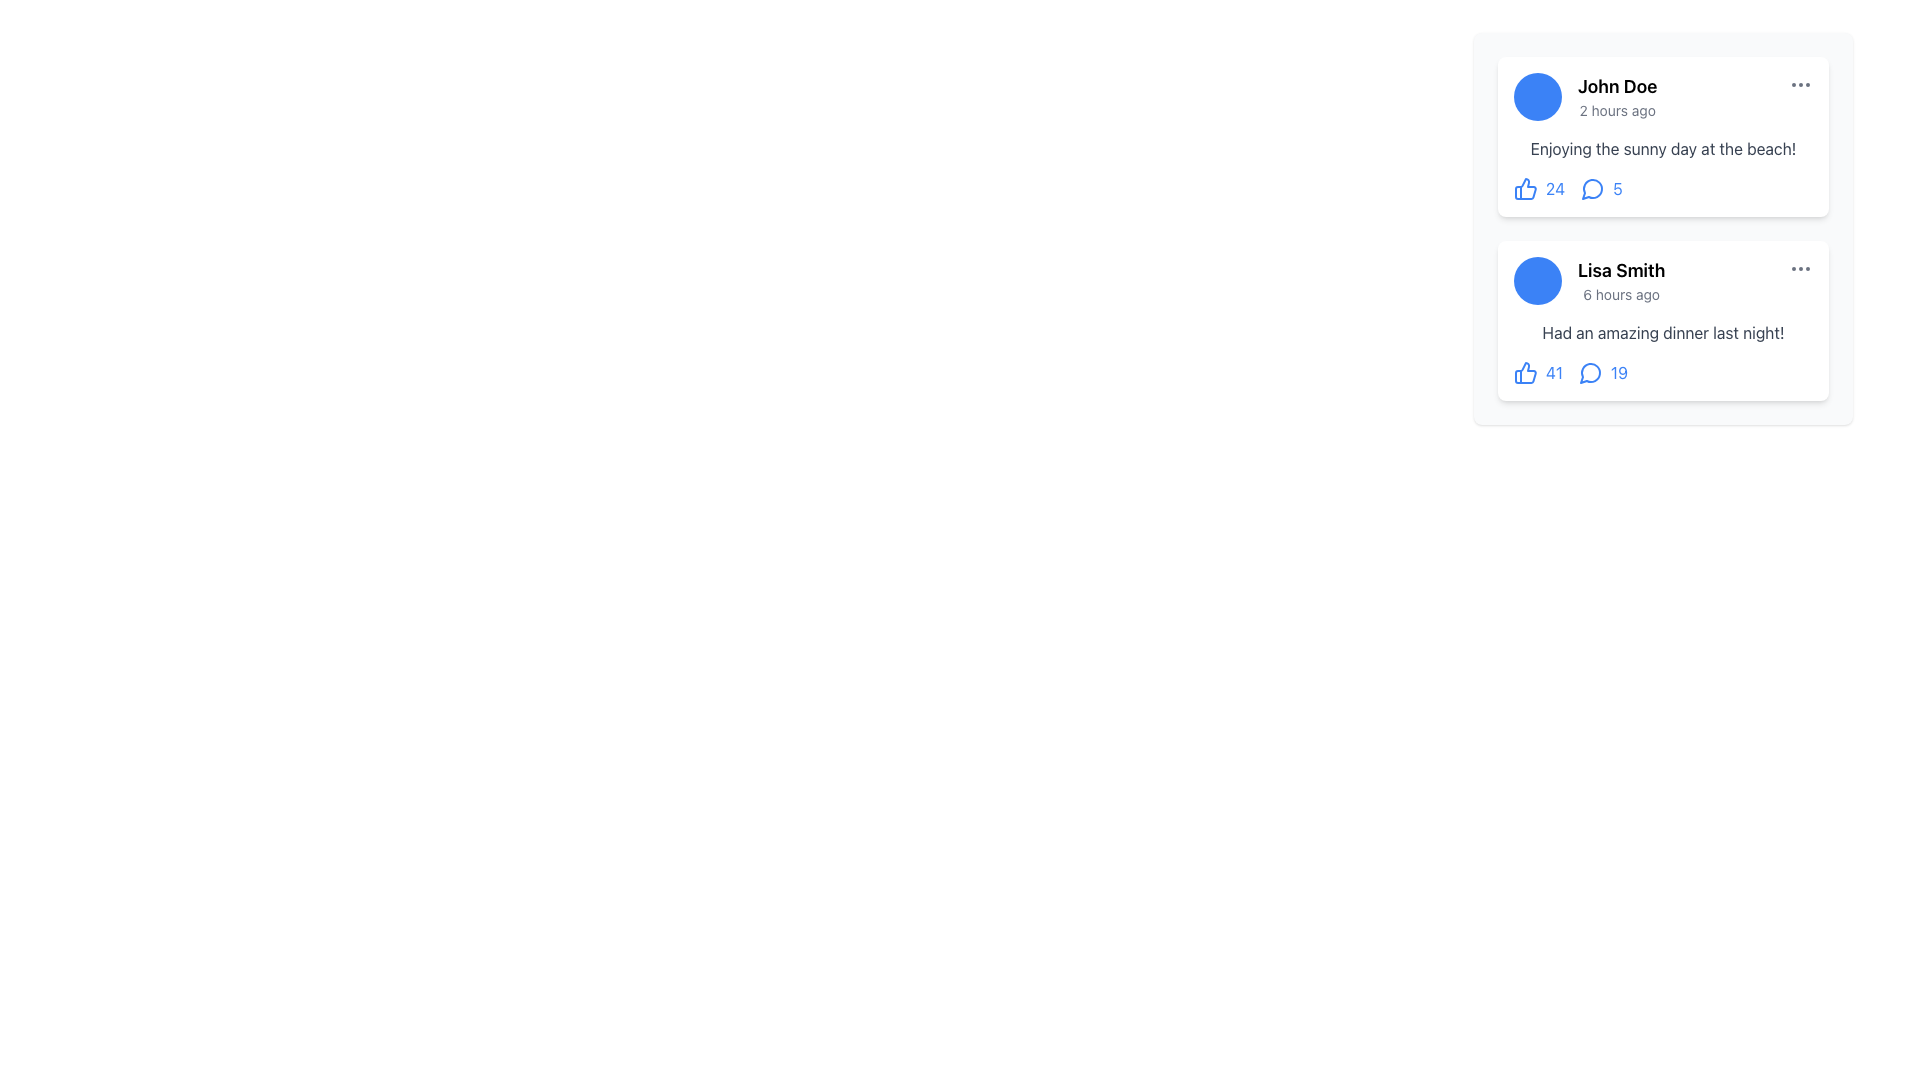 The height and width of the screenshot is (1080, 1920). Describe the element at coordinates (1588, 281) in the screenshot. I see `the user information header for the second post from the top` at that location.